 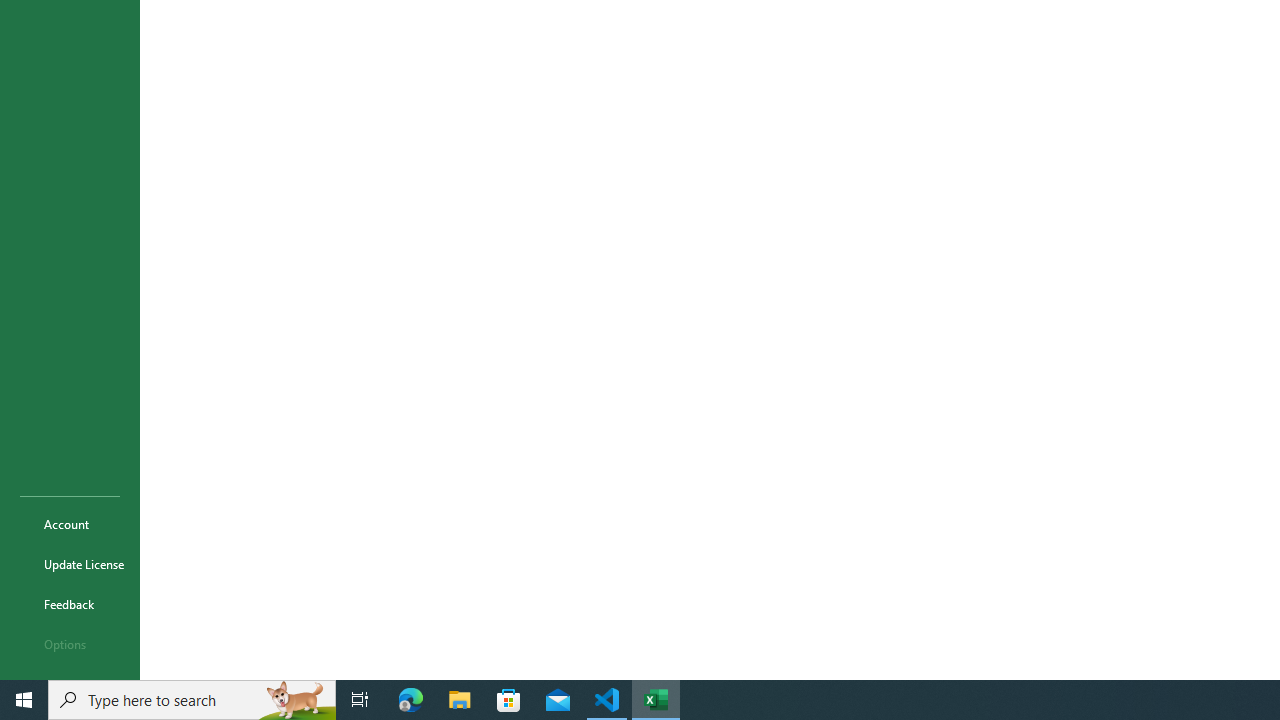 I want to click on 'Search highlights icon opens search home window', so click(x=294, y=698).